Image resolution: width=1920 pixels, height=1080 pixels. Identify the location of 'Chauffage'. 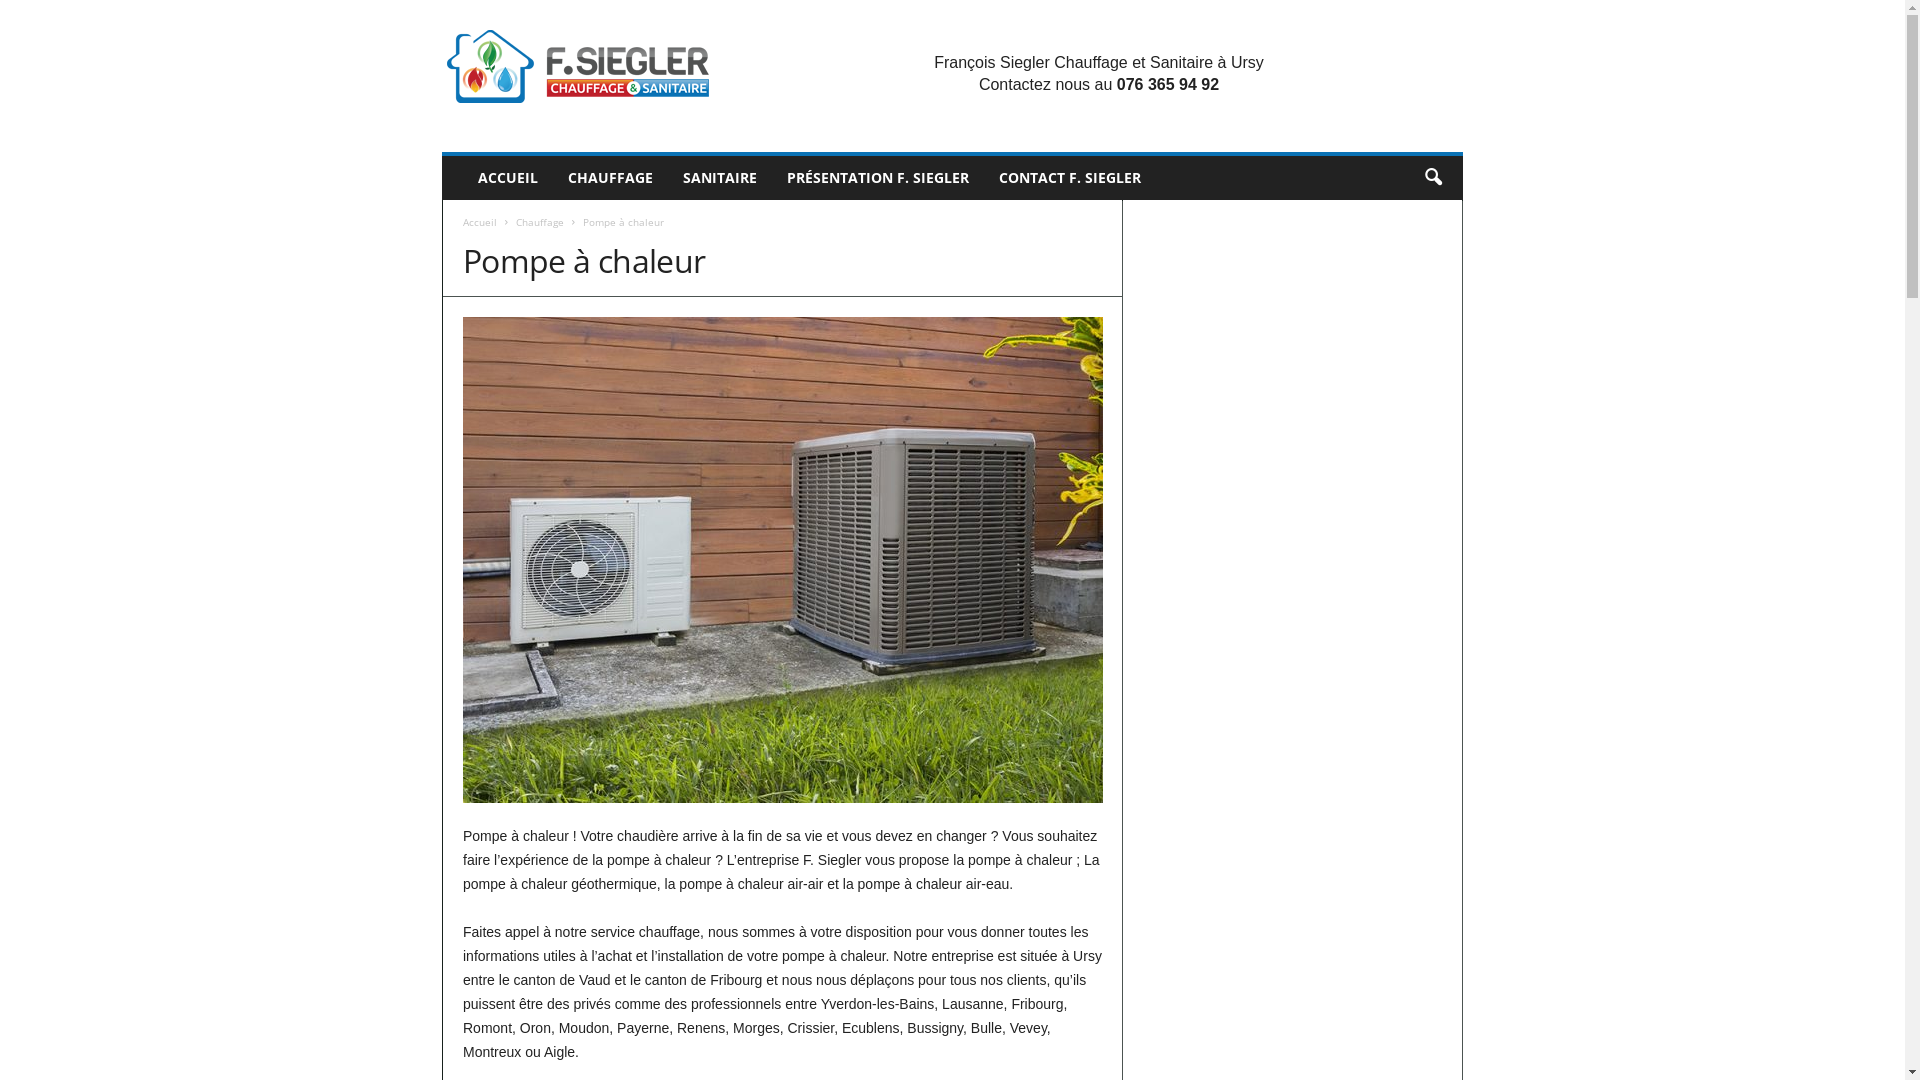
(515, 222).